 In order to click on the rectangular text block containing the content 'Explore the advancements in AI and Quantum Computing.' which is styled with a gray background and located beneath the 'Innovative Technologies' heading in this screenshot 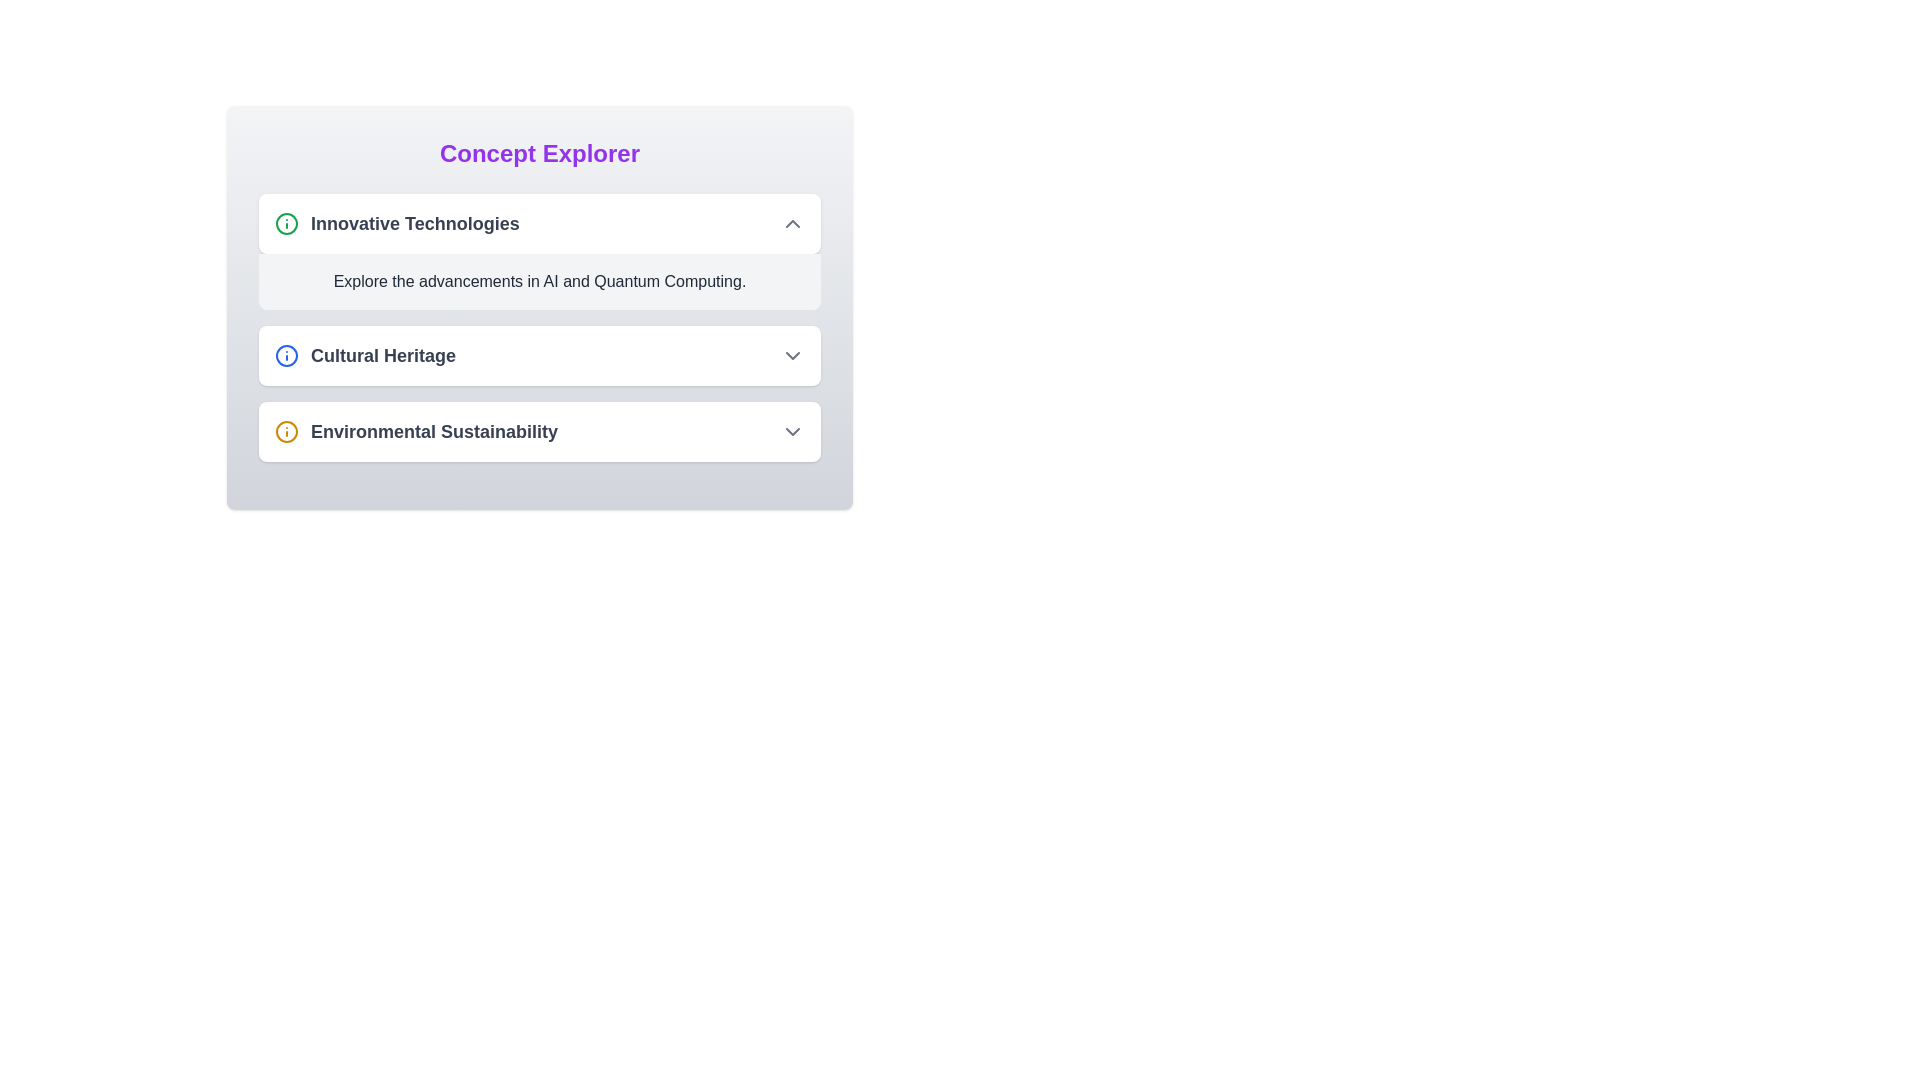, I will do `click(539, 281)`.